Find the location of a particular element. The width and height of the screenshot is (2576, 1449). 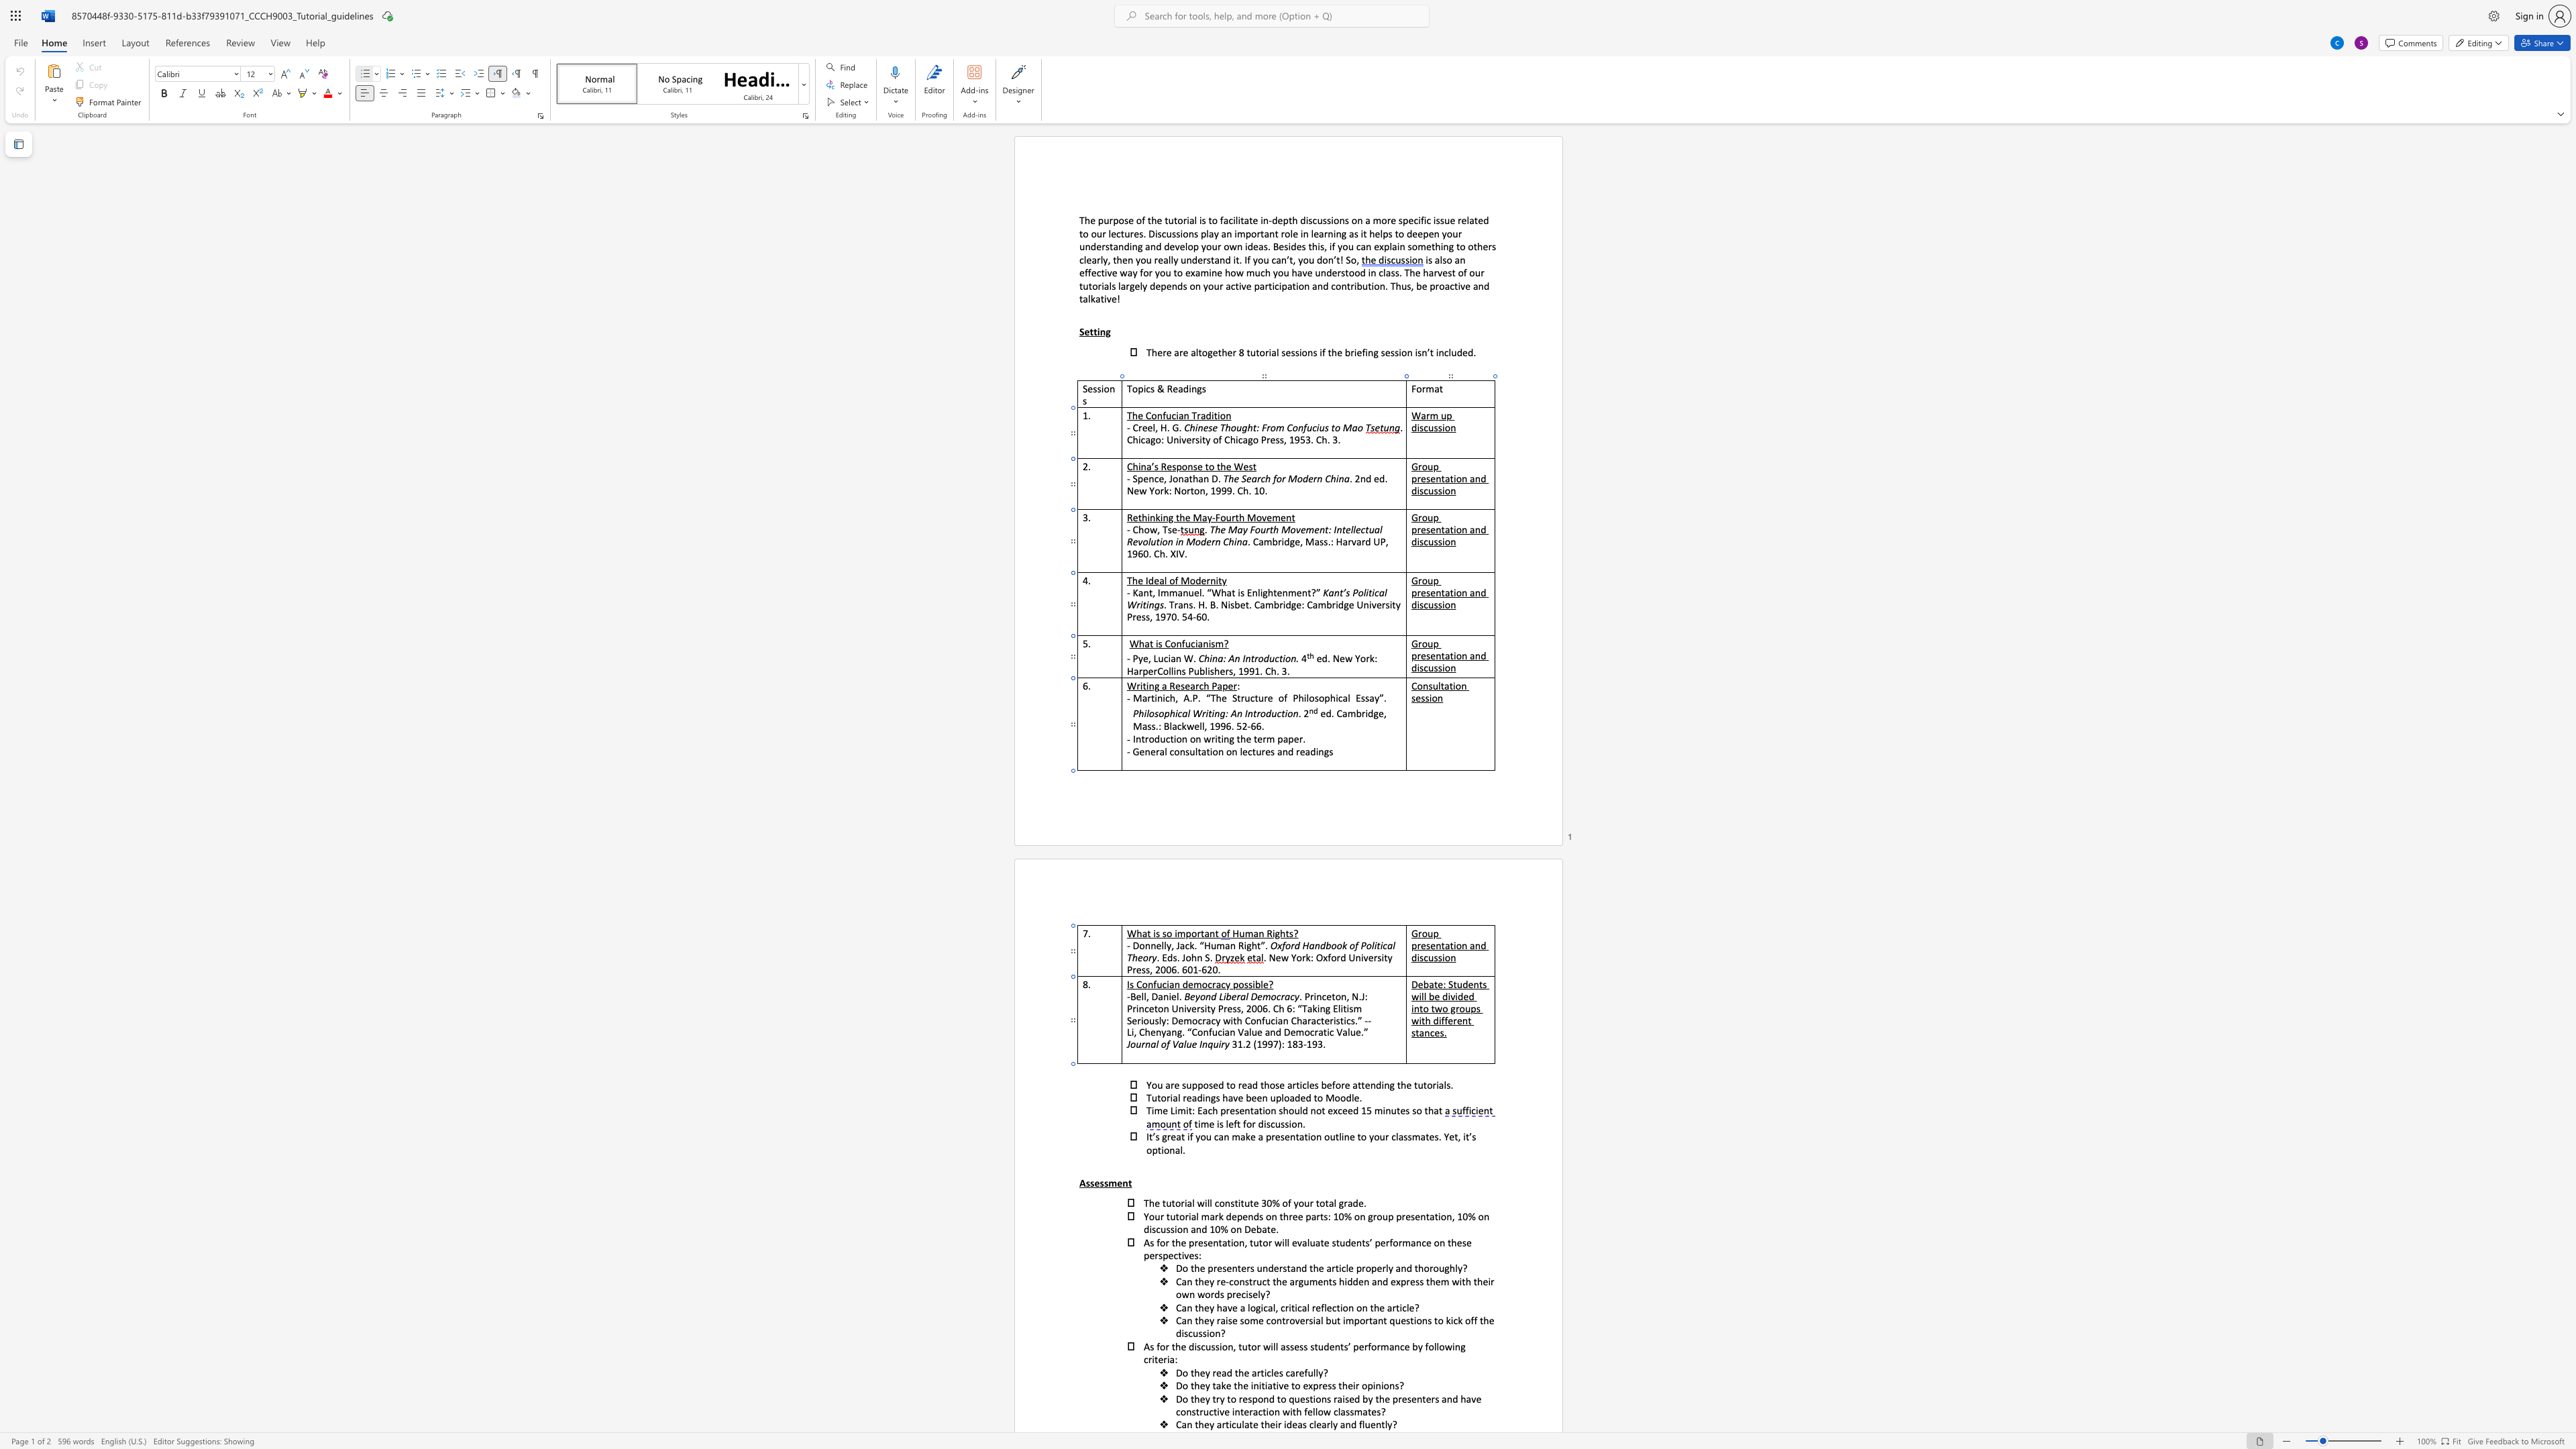

the 1th character "?" in the text is located at coordinates (1393, 1423).